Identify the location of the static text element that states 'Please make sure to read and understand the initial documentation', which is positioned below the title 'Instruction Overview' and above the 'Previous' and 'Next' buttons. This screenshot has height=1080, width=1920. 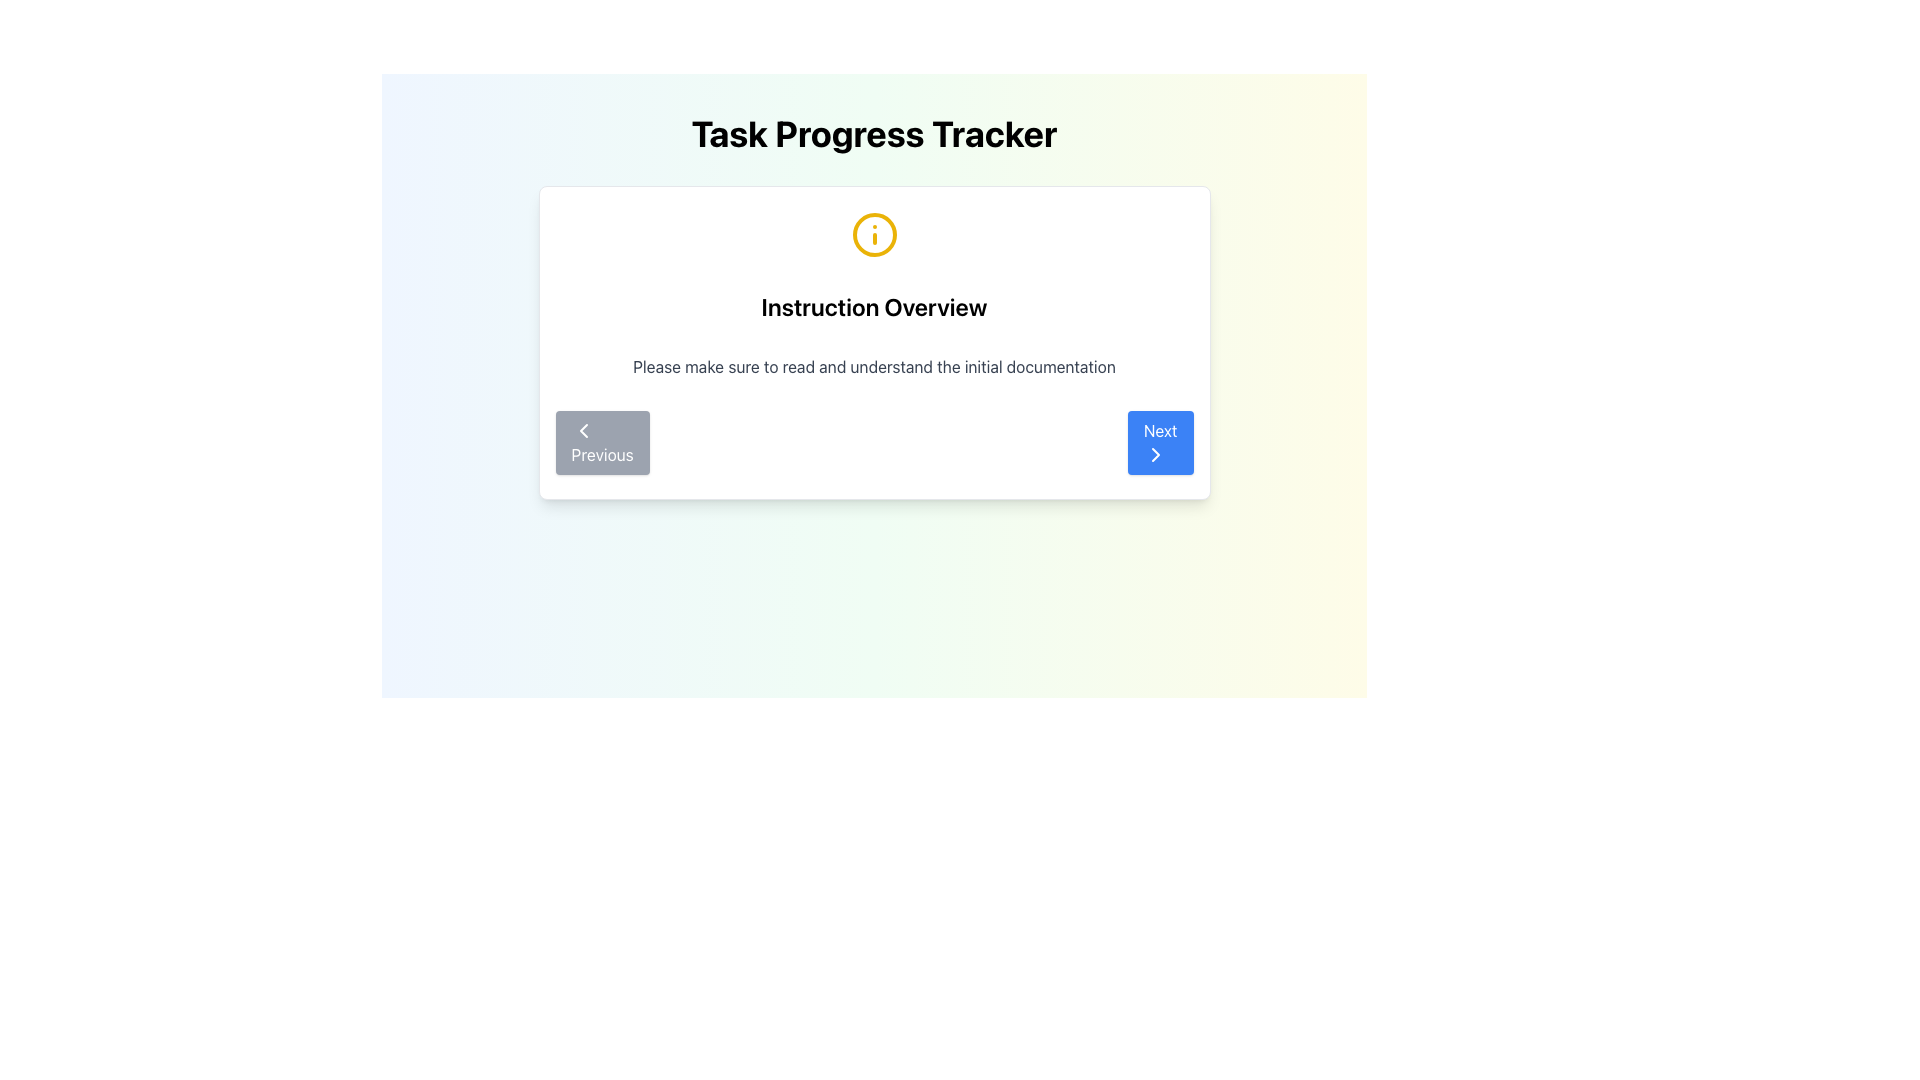
(874, 366).